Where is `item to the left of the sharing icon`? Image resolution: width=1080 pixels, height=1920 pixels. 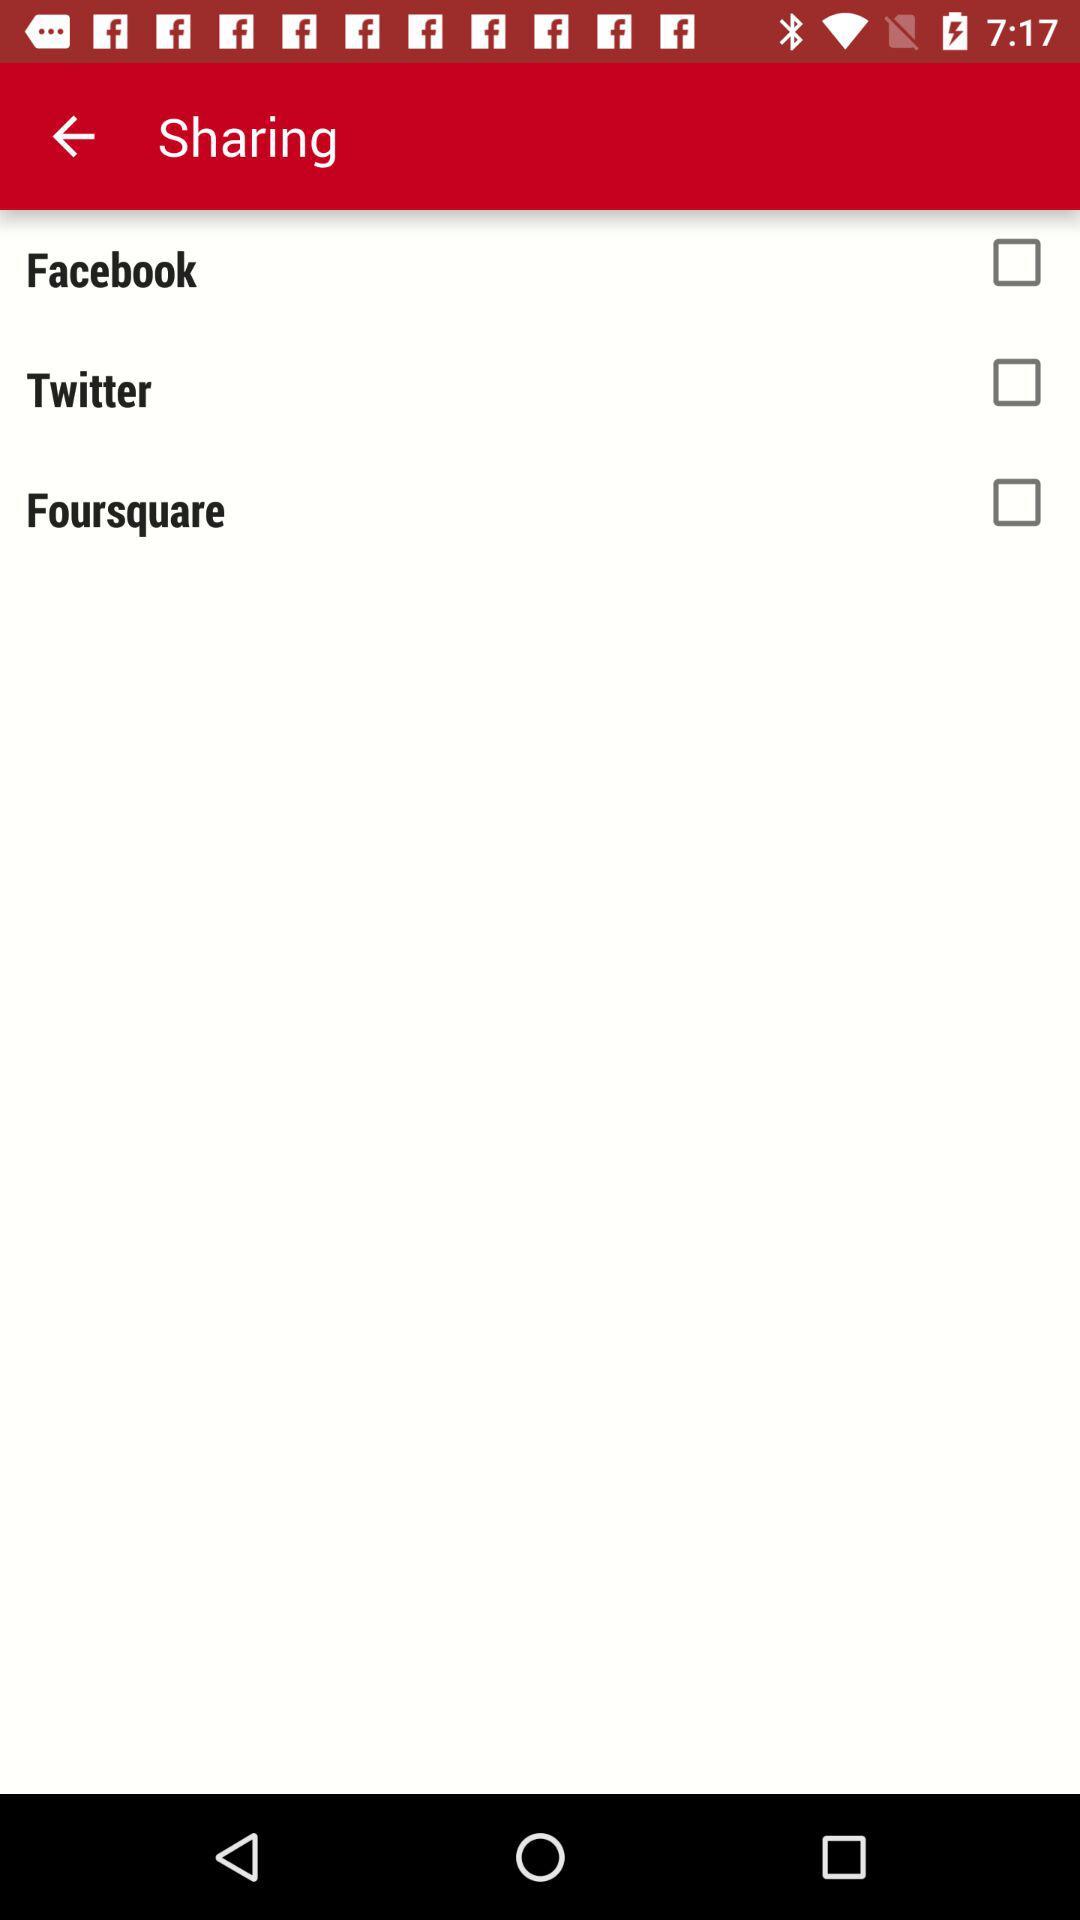
item to the left of the sharing icon is located at coordinates (72, 135).